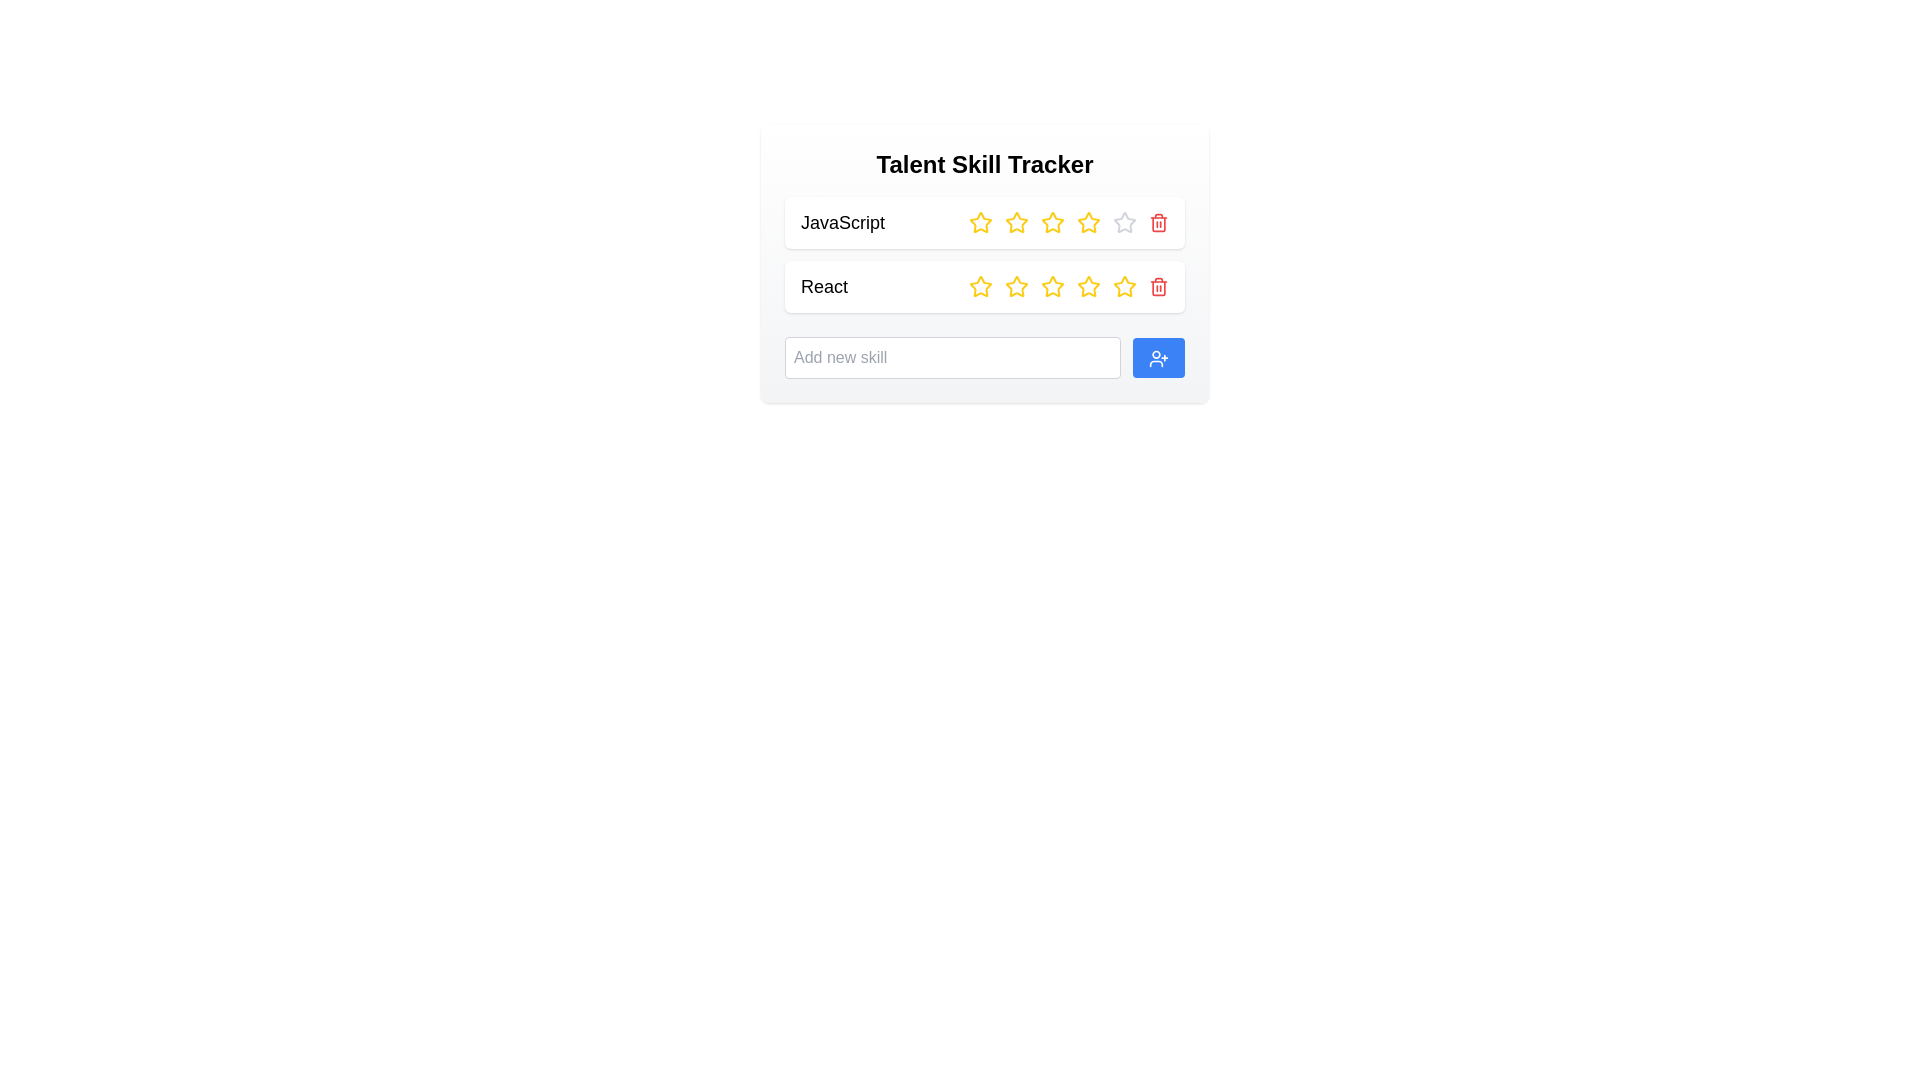  I want to click on the interactive yellow stars in the second list item labeled 'React' within the 'Talent Skill Tracker' to rate the skill, so click(984, 286).